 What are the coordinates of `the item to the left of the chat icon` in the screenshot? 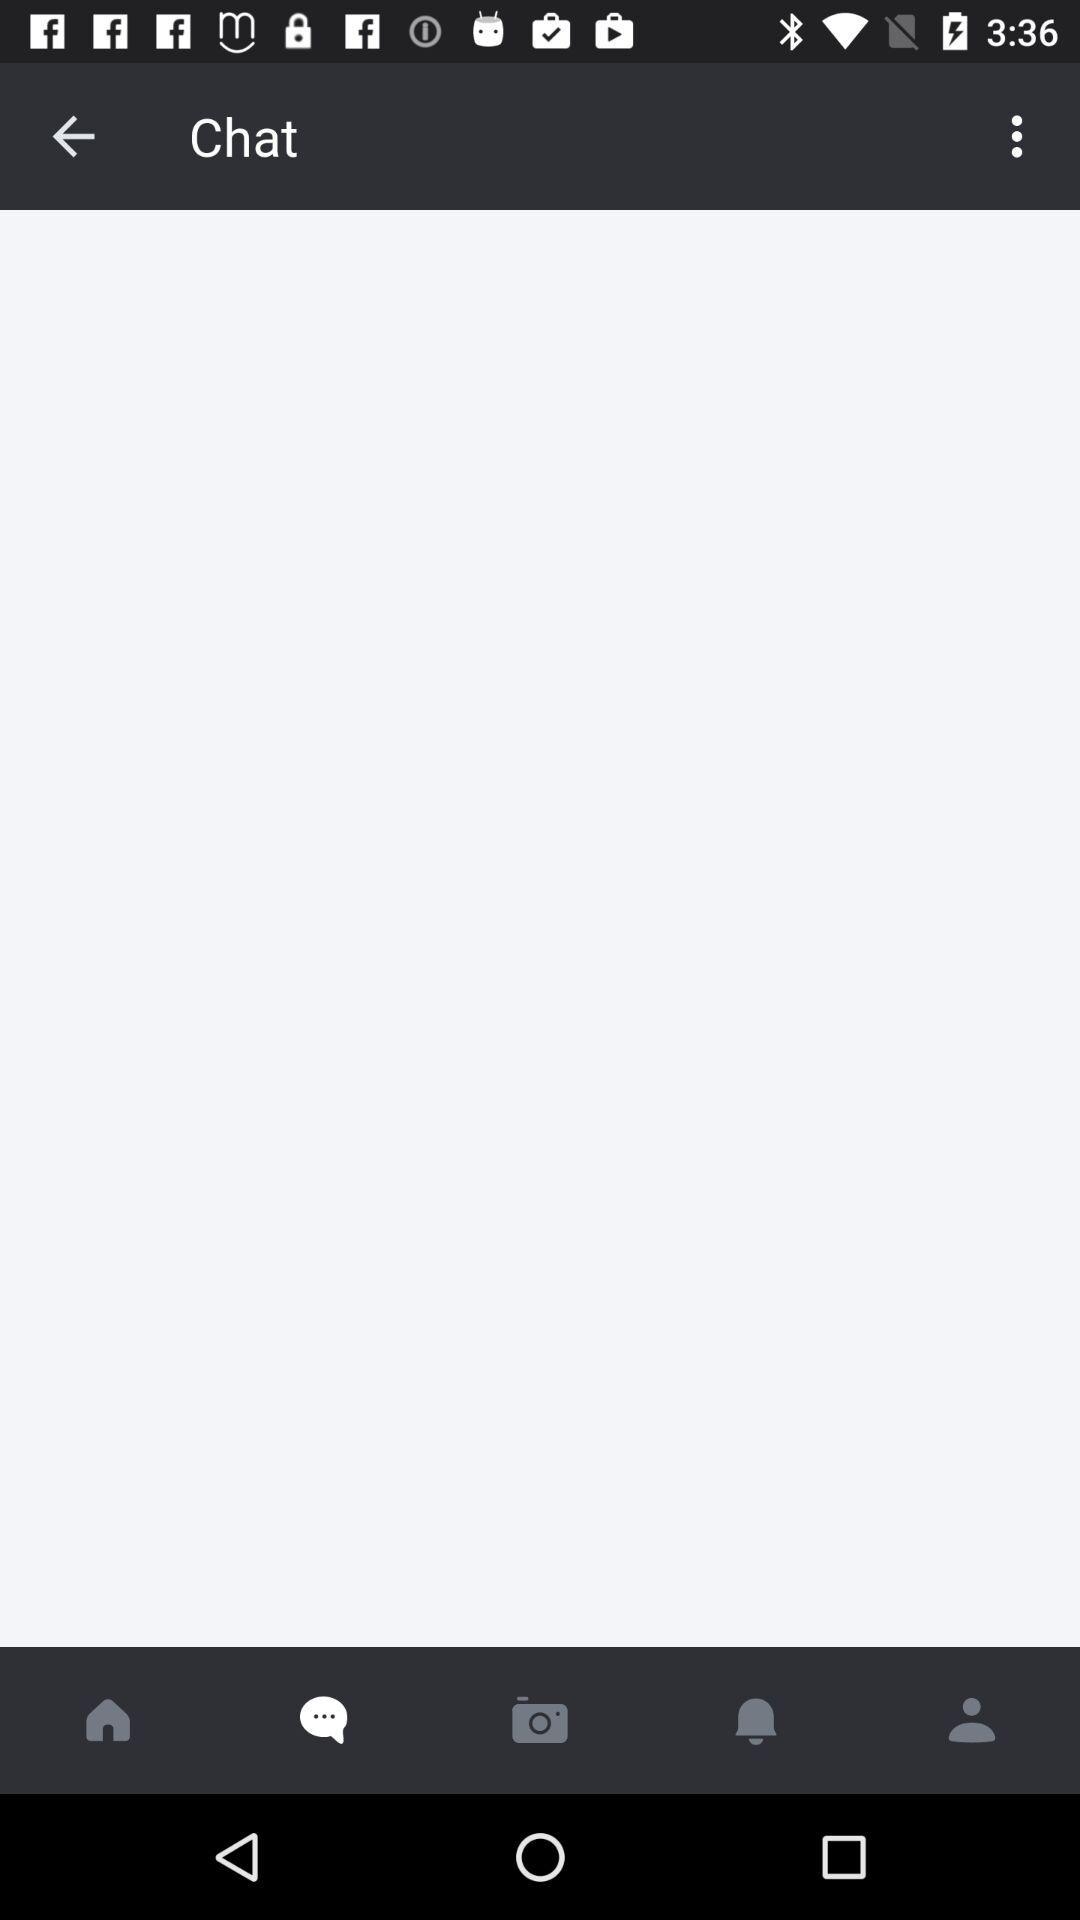 It's located at (72, 135).